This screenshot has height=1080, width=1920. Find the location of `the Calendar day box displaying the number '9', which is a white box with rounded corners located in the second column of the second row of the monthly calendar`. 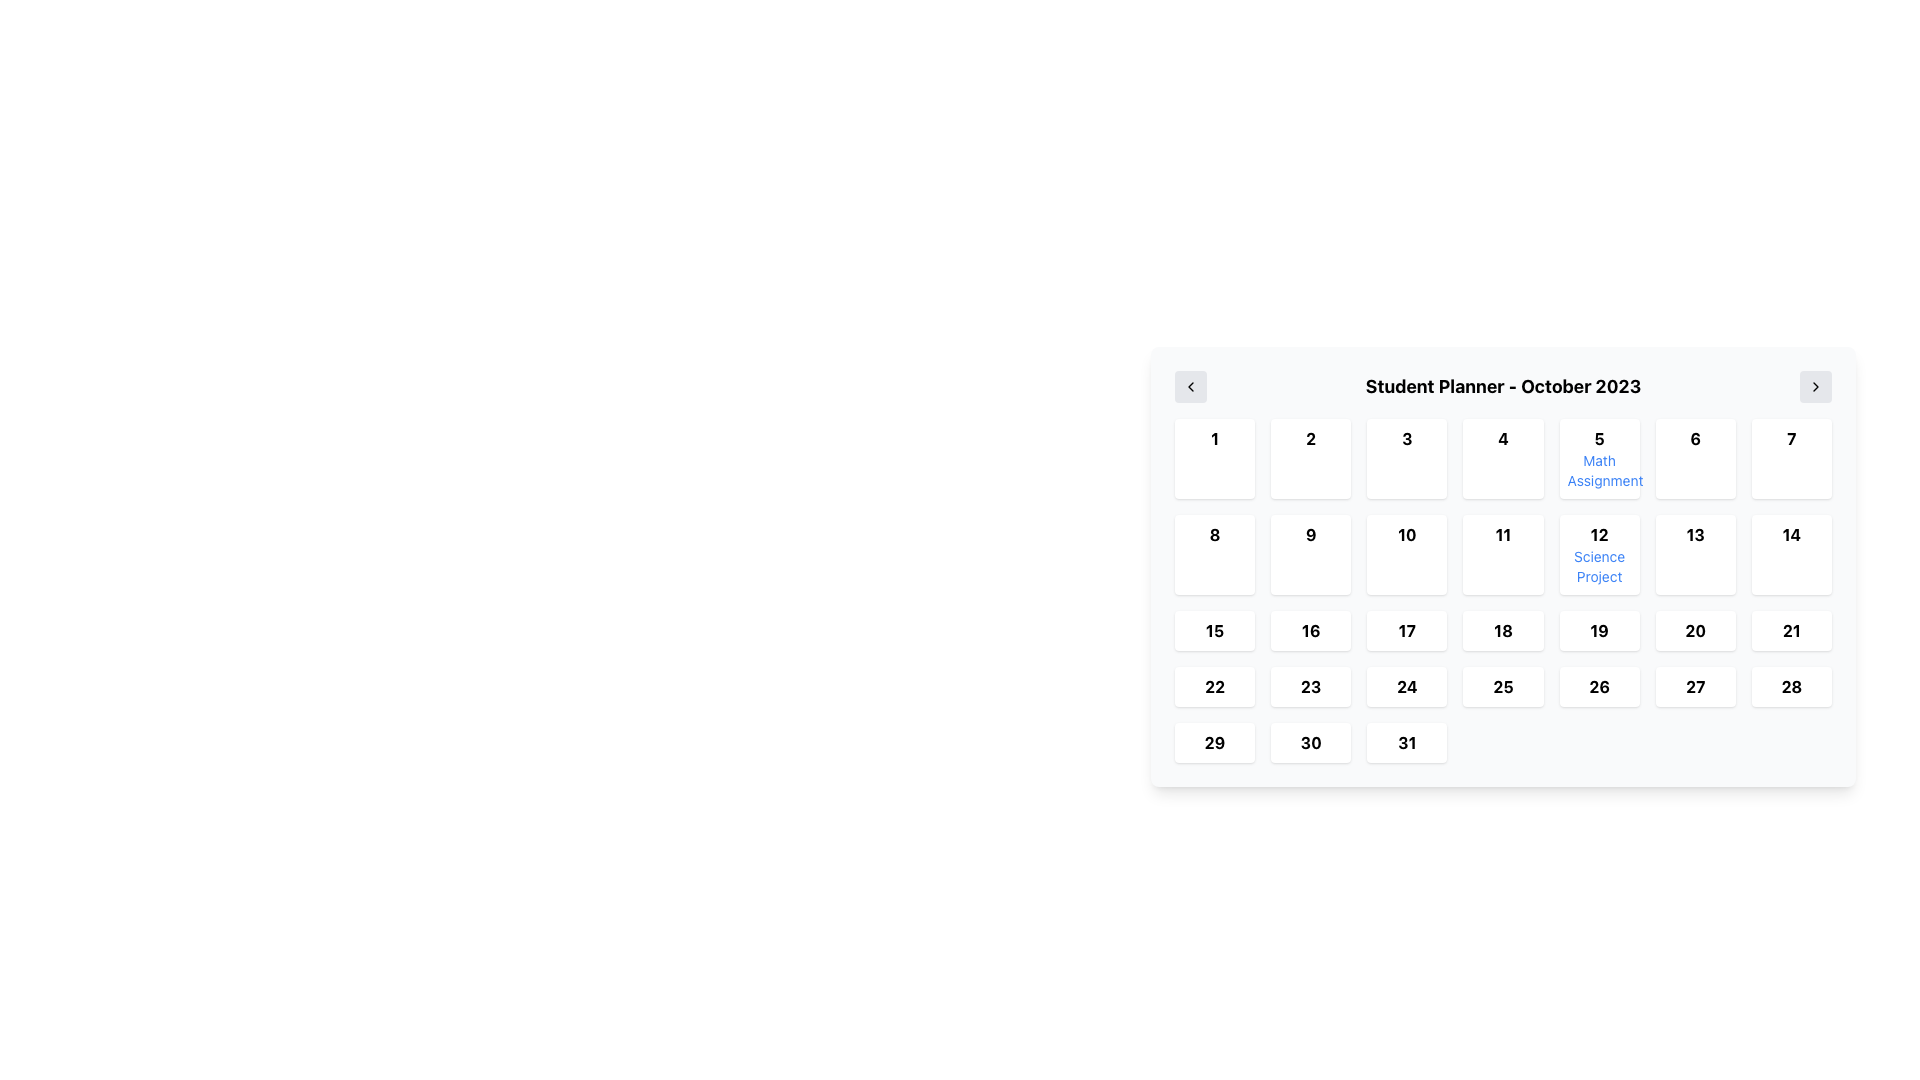

the Calendar day box displaying the number '9', which is a white box with rounded corners located in the second column of the second row of the monthly calendar is located at coordinates (1311, 555).